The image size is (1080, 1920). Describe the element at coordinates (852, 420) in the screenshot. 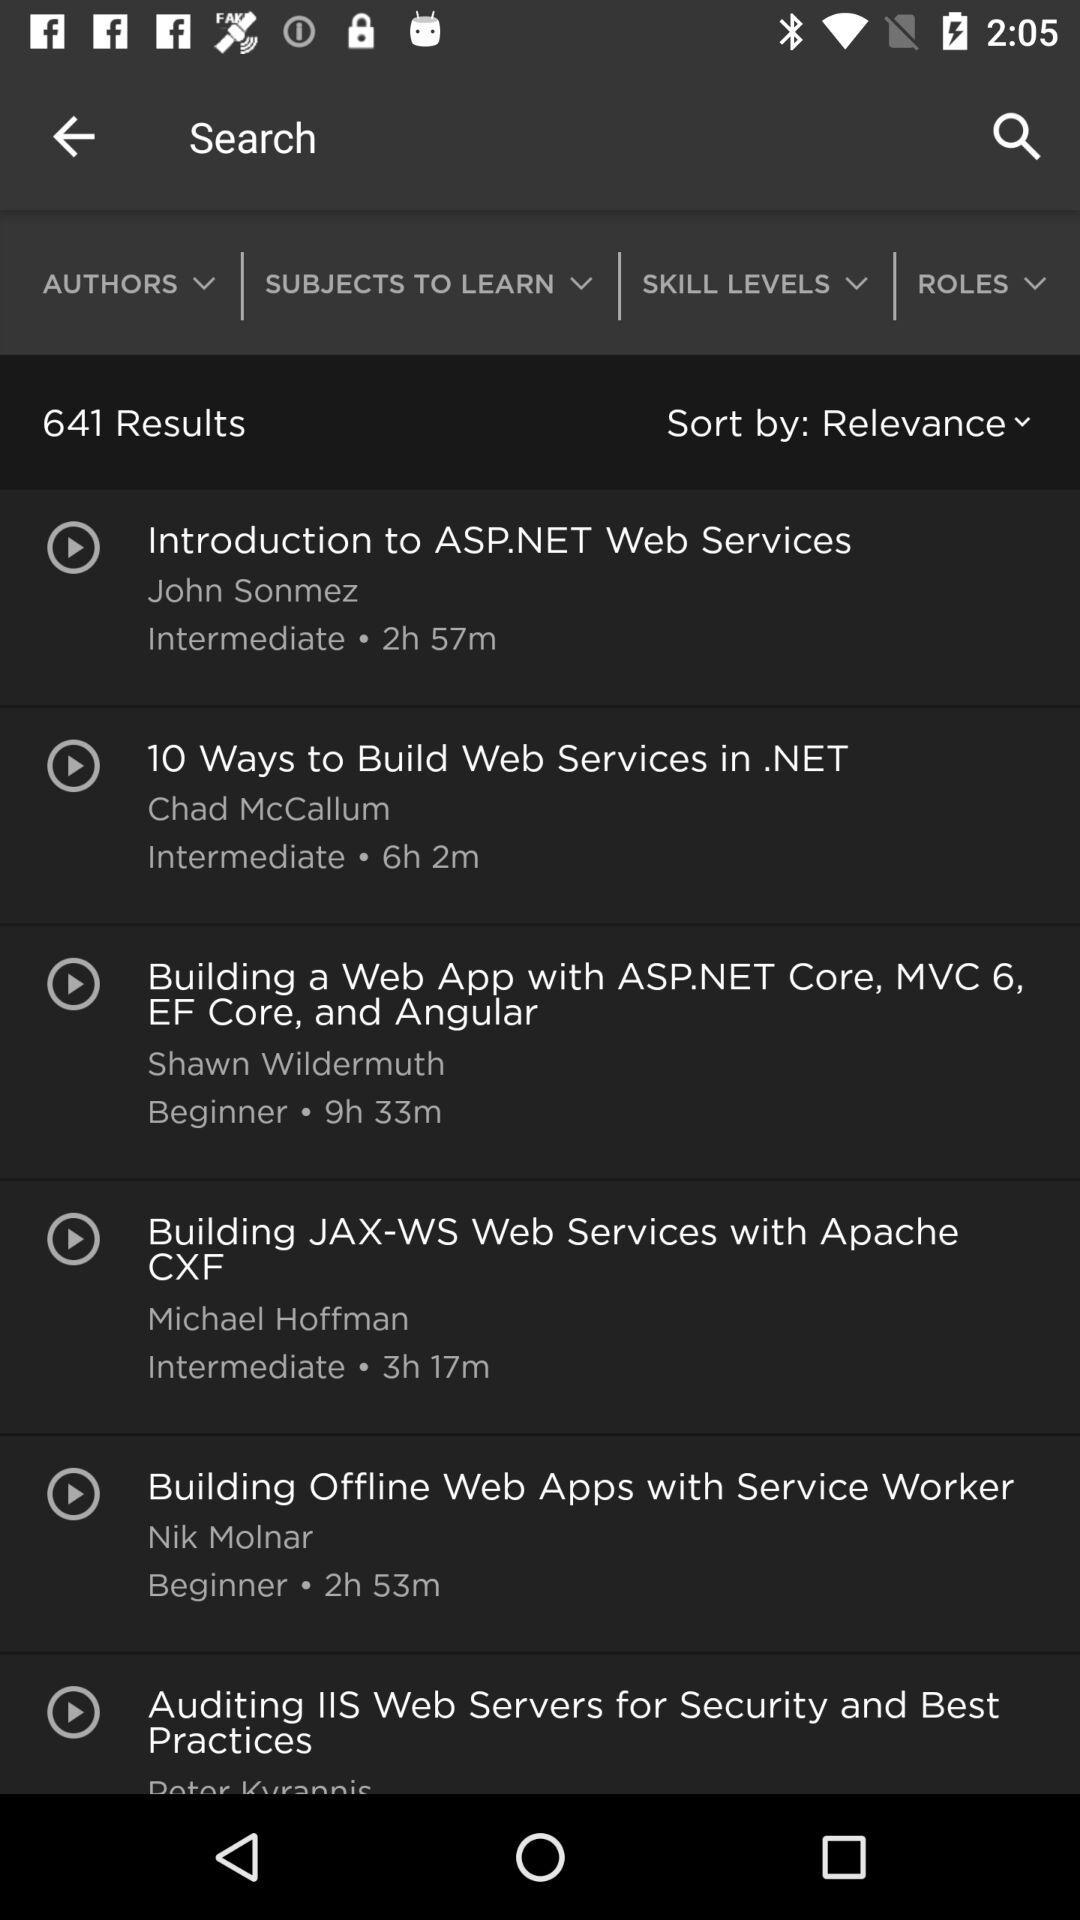

I see `the item above introduction to asp item` at that location.